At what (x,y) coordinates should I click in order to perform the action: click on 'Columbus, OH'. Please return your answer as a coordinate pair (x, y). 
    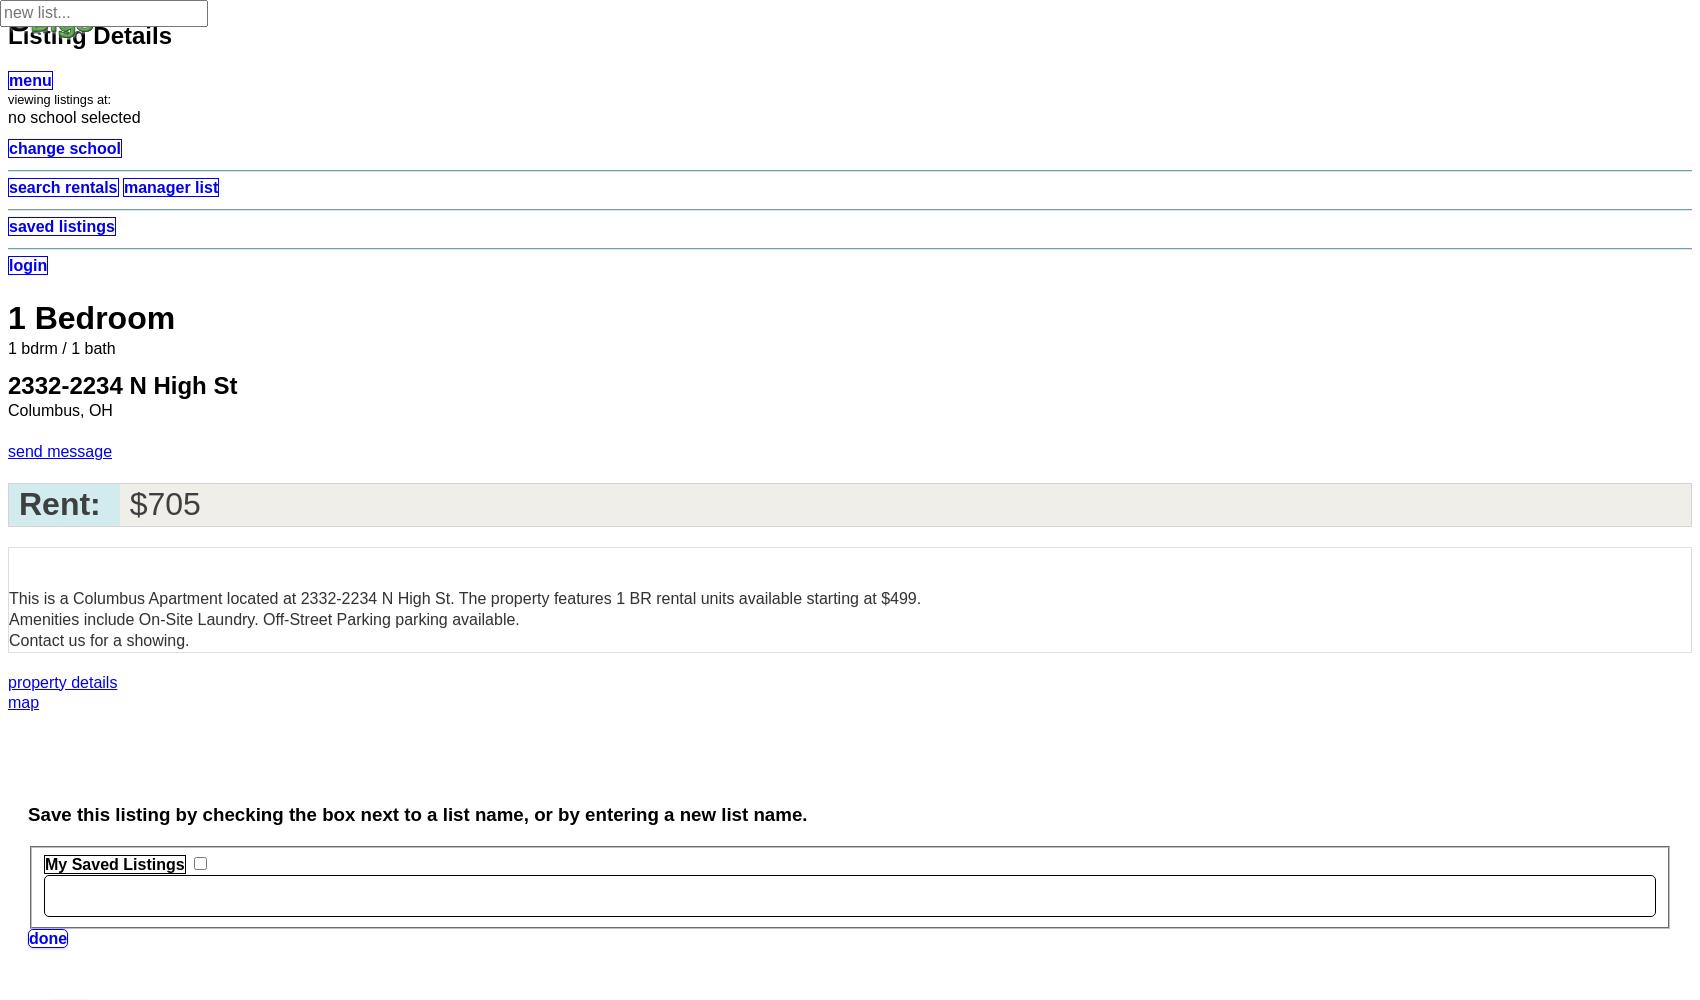
    Looking at the image, I should click on (60, 410).